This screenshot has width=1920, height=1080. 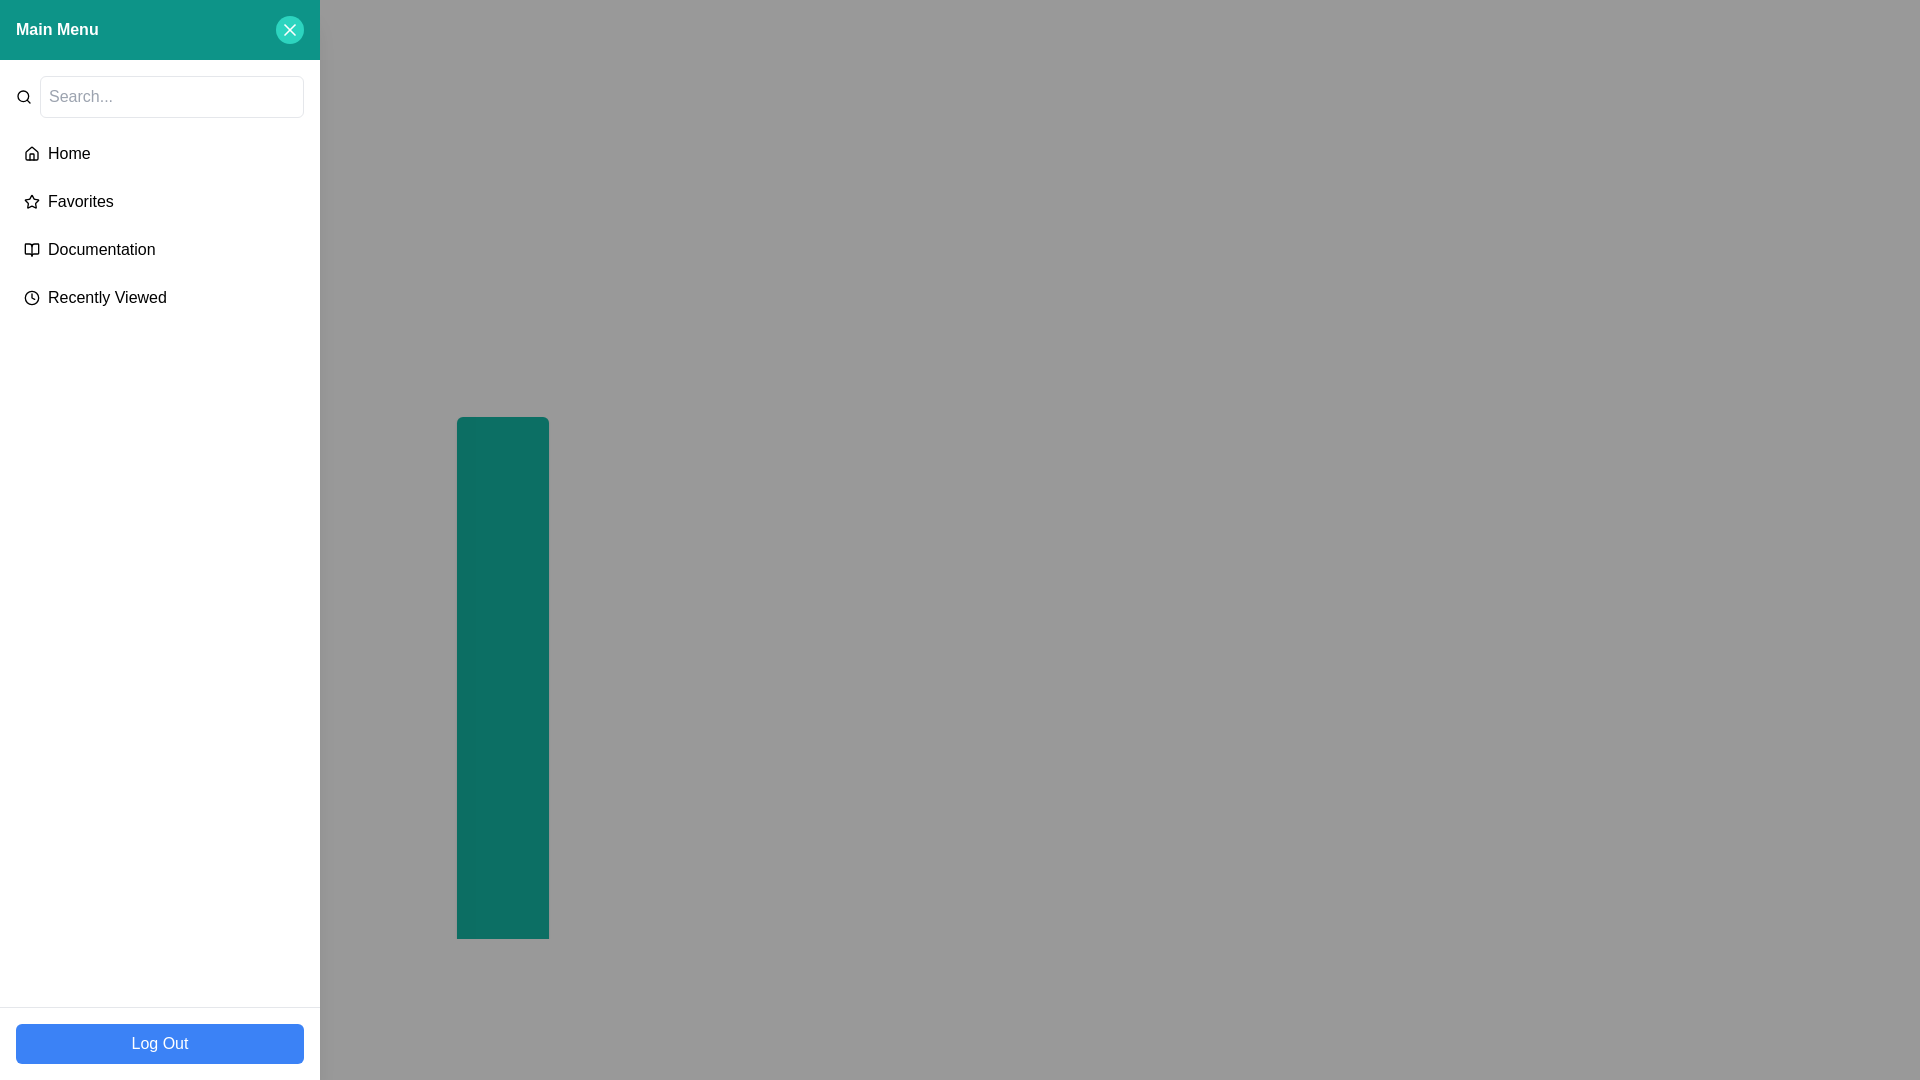 What do you see at coordinates (32, 152) in the screenshot?
I see `the house-shaped SVG icon located near the top left of the user interface, adjacent to the 'Home' text label in the navigation menu` at bounding box center [32, 152].